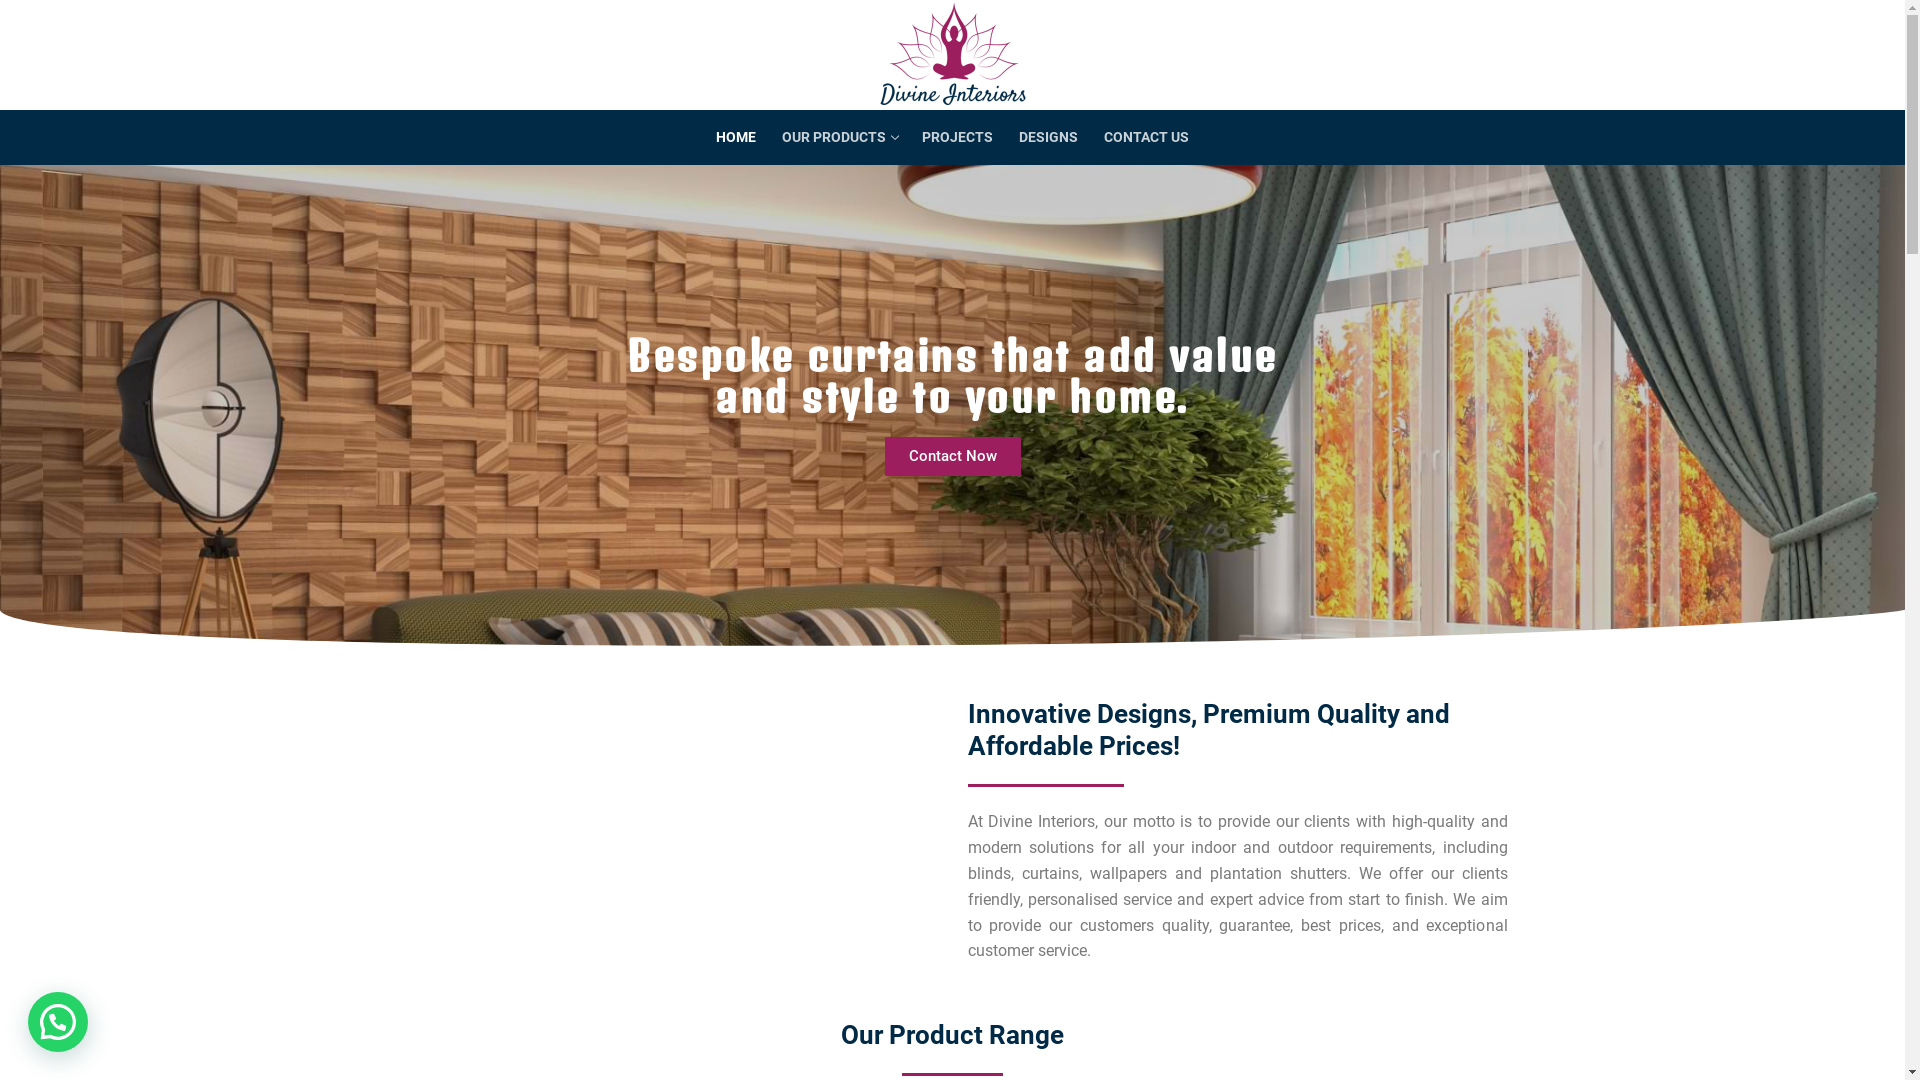 The height and width of the screenshot is (1080, 1920). Describe the element at coordinates (1047, 137) in the screenshot. I see `'DESIGNS'` at that location.